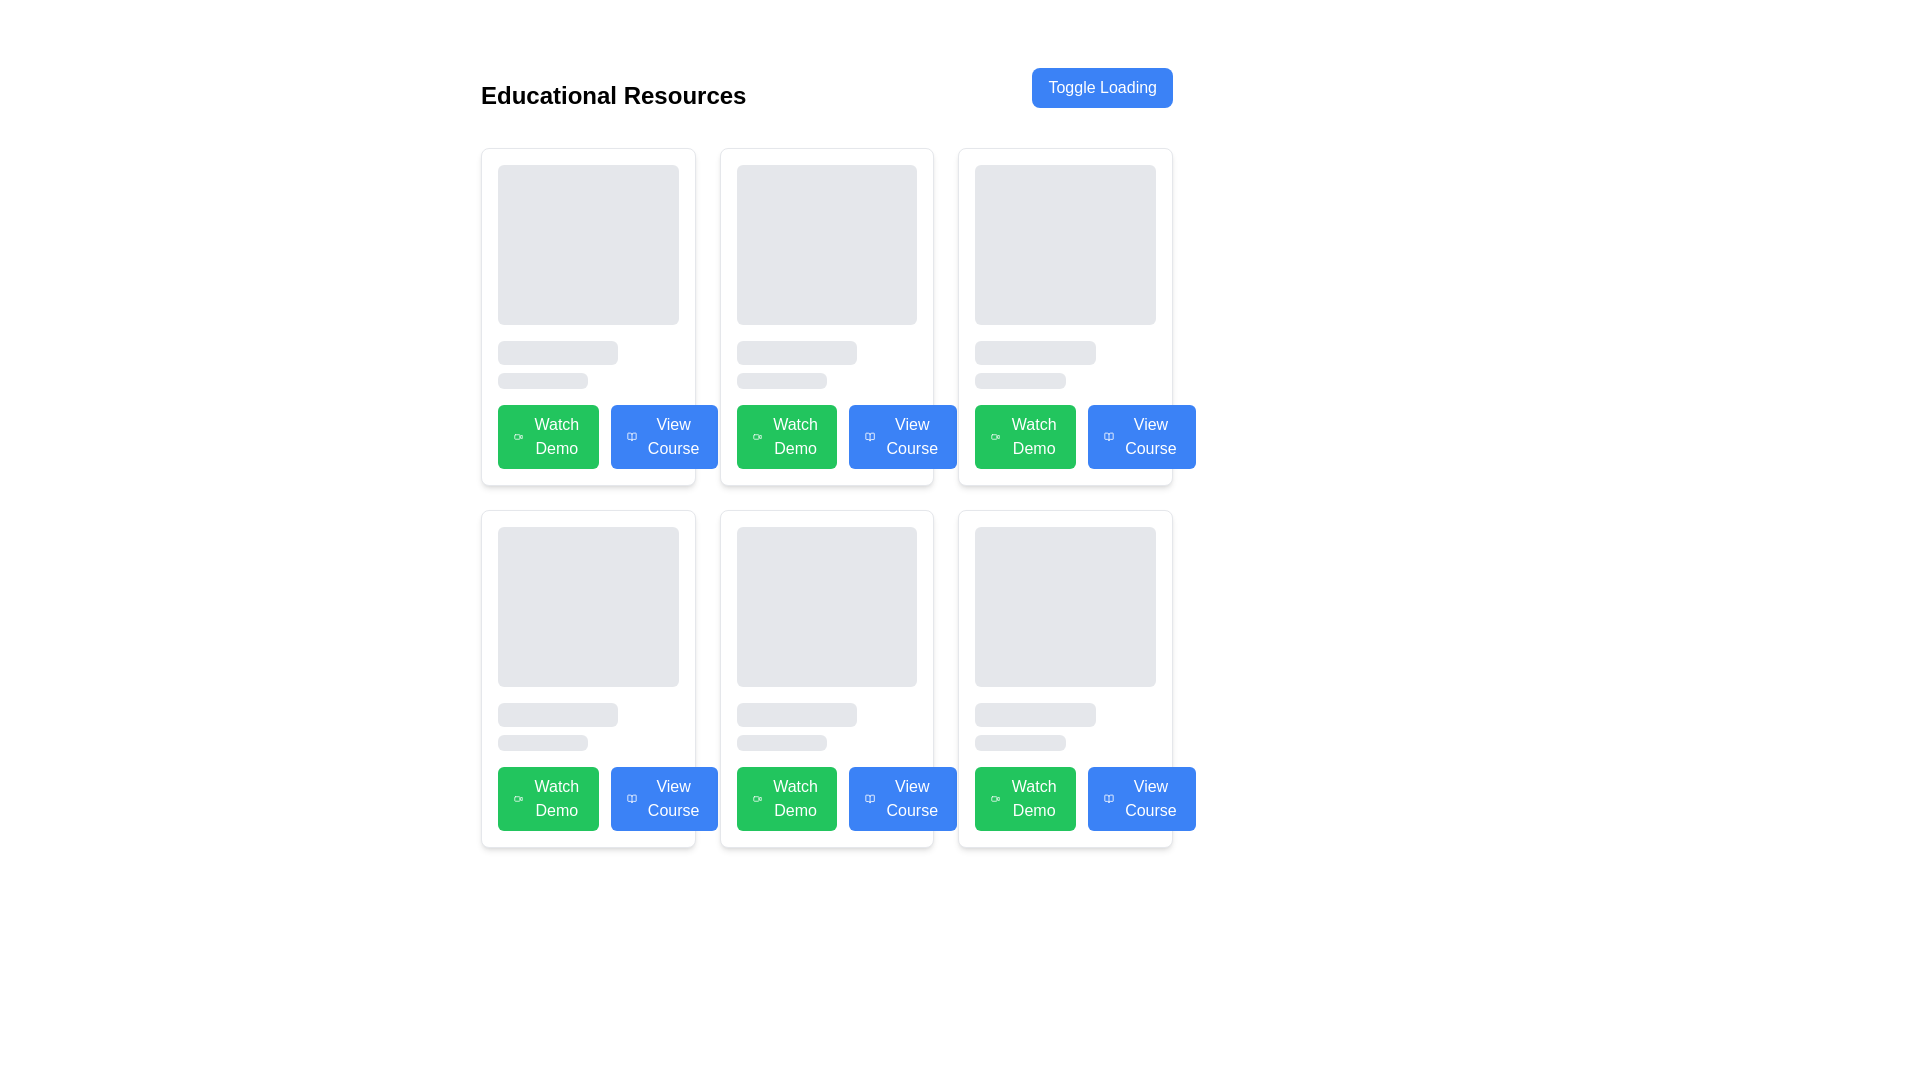 The image size is (1920, 1080). Describe the element at coordinates (1020, 743) in the screenshot. I see `the placeholder element (skeleton loader) located at the bottom of the second card from the right in the grid of cards, which serves as a loading indicator for future content` at that location.